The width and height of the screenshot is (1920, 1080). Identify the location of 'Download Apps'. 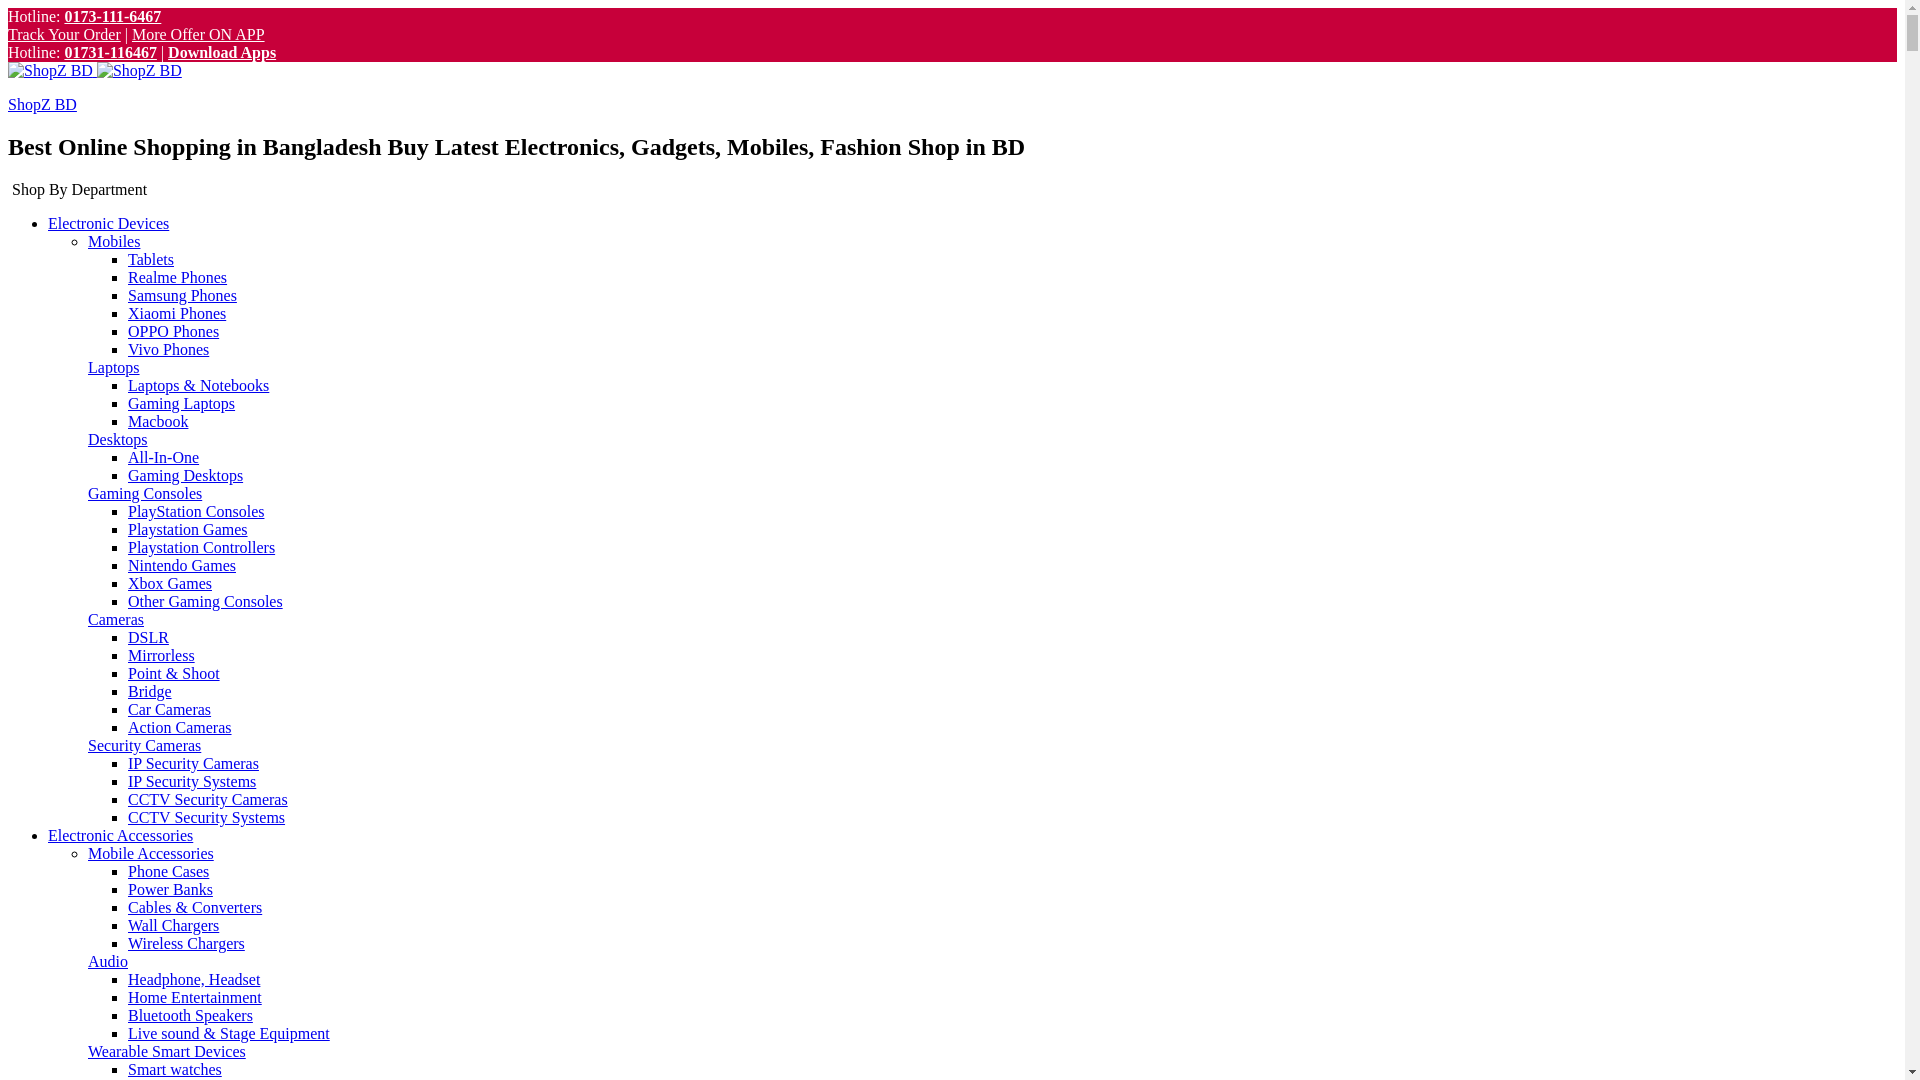
(168, 51).